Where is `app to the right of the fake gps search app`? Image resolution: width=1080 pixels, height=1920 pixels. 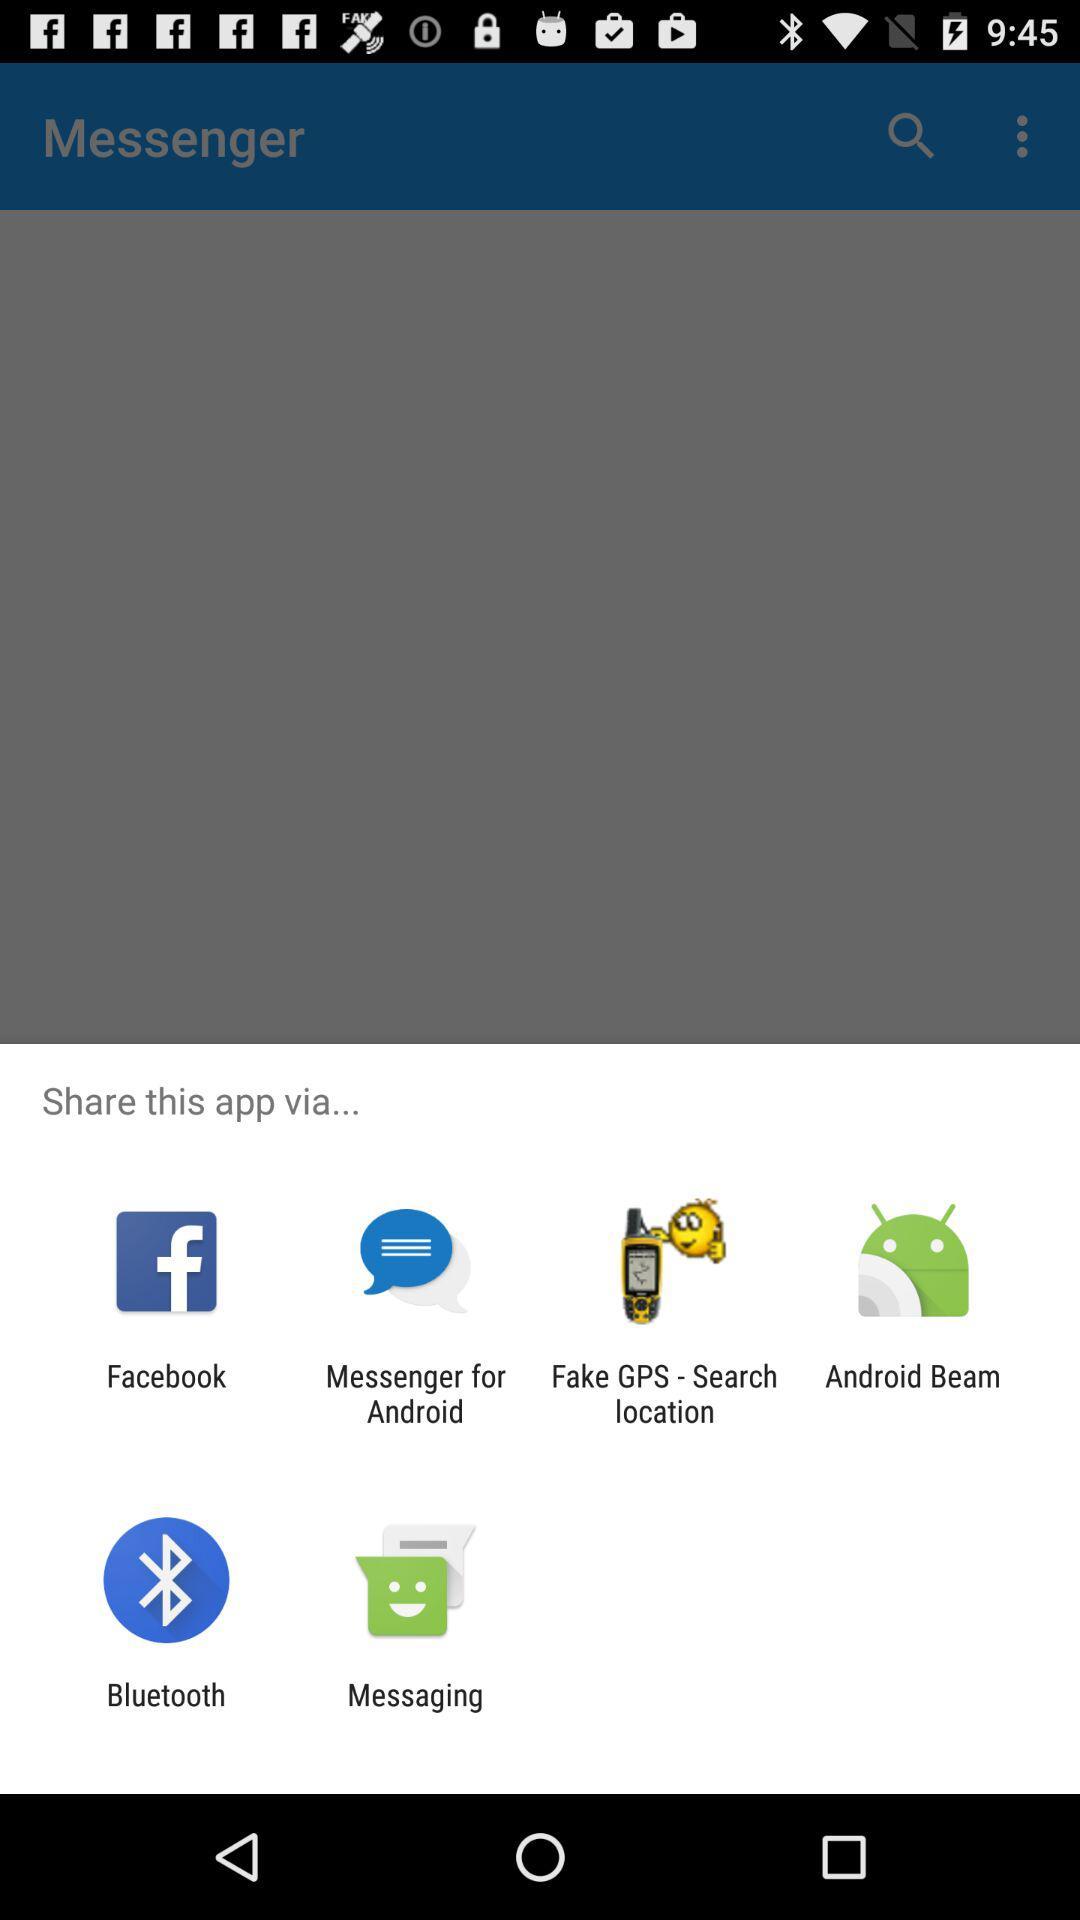 app to the right of the fake gps search app is located at coordinates (913, 1392).